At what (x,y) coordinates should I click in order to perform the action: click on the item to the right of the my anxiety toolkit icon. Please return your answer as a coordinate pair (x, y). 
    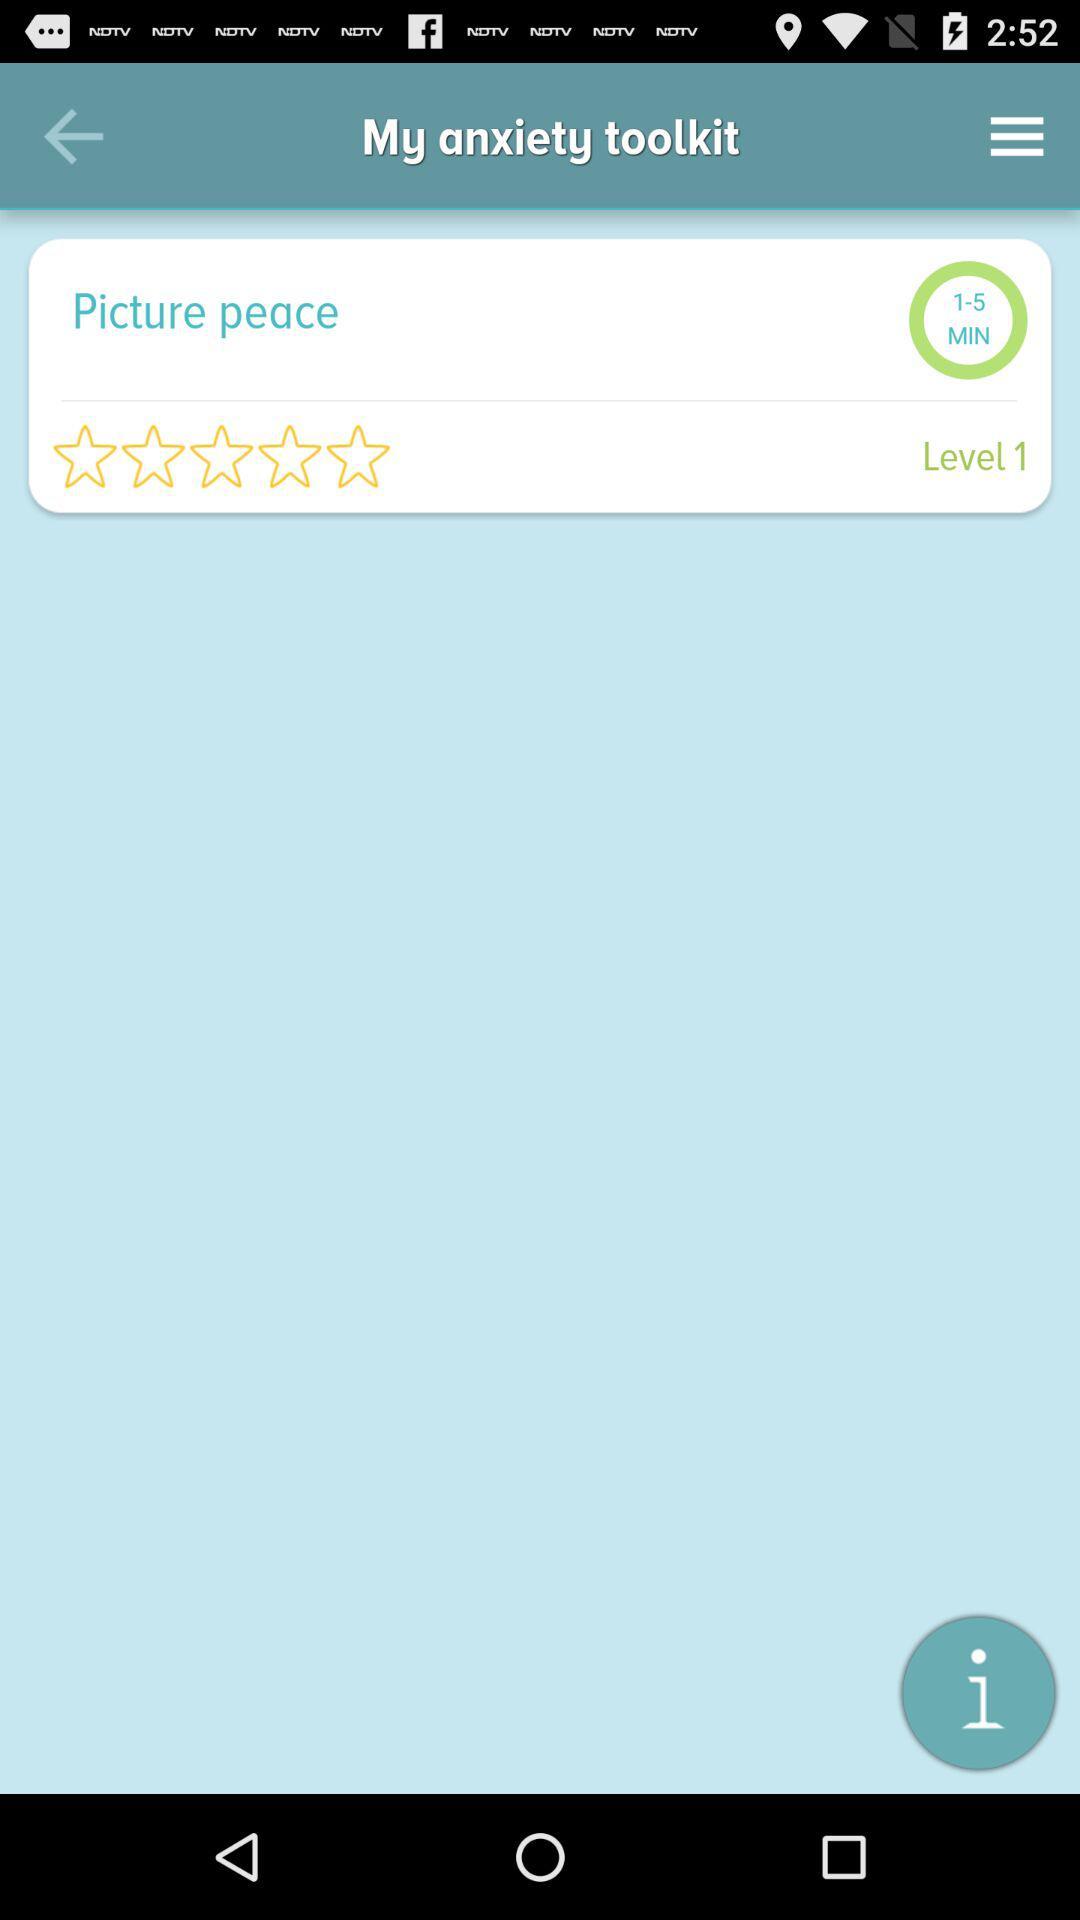
    Looking at the image, I should click on (1017, 135).